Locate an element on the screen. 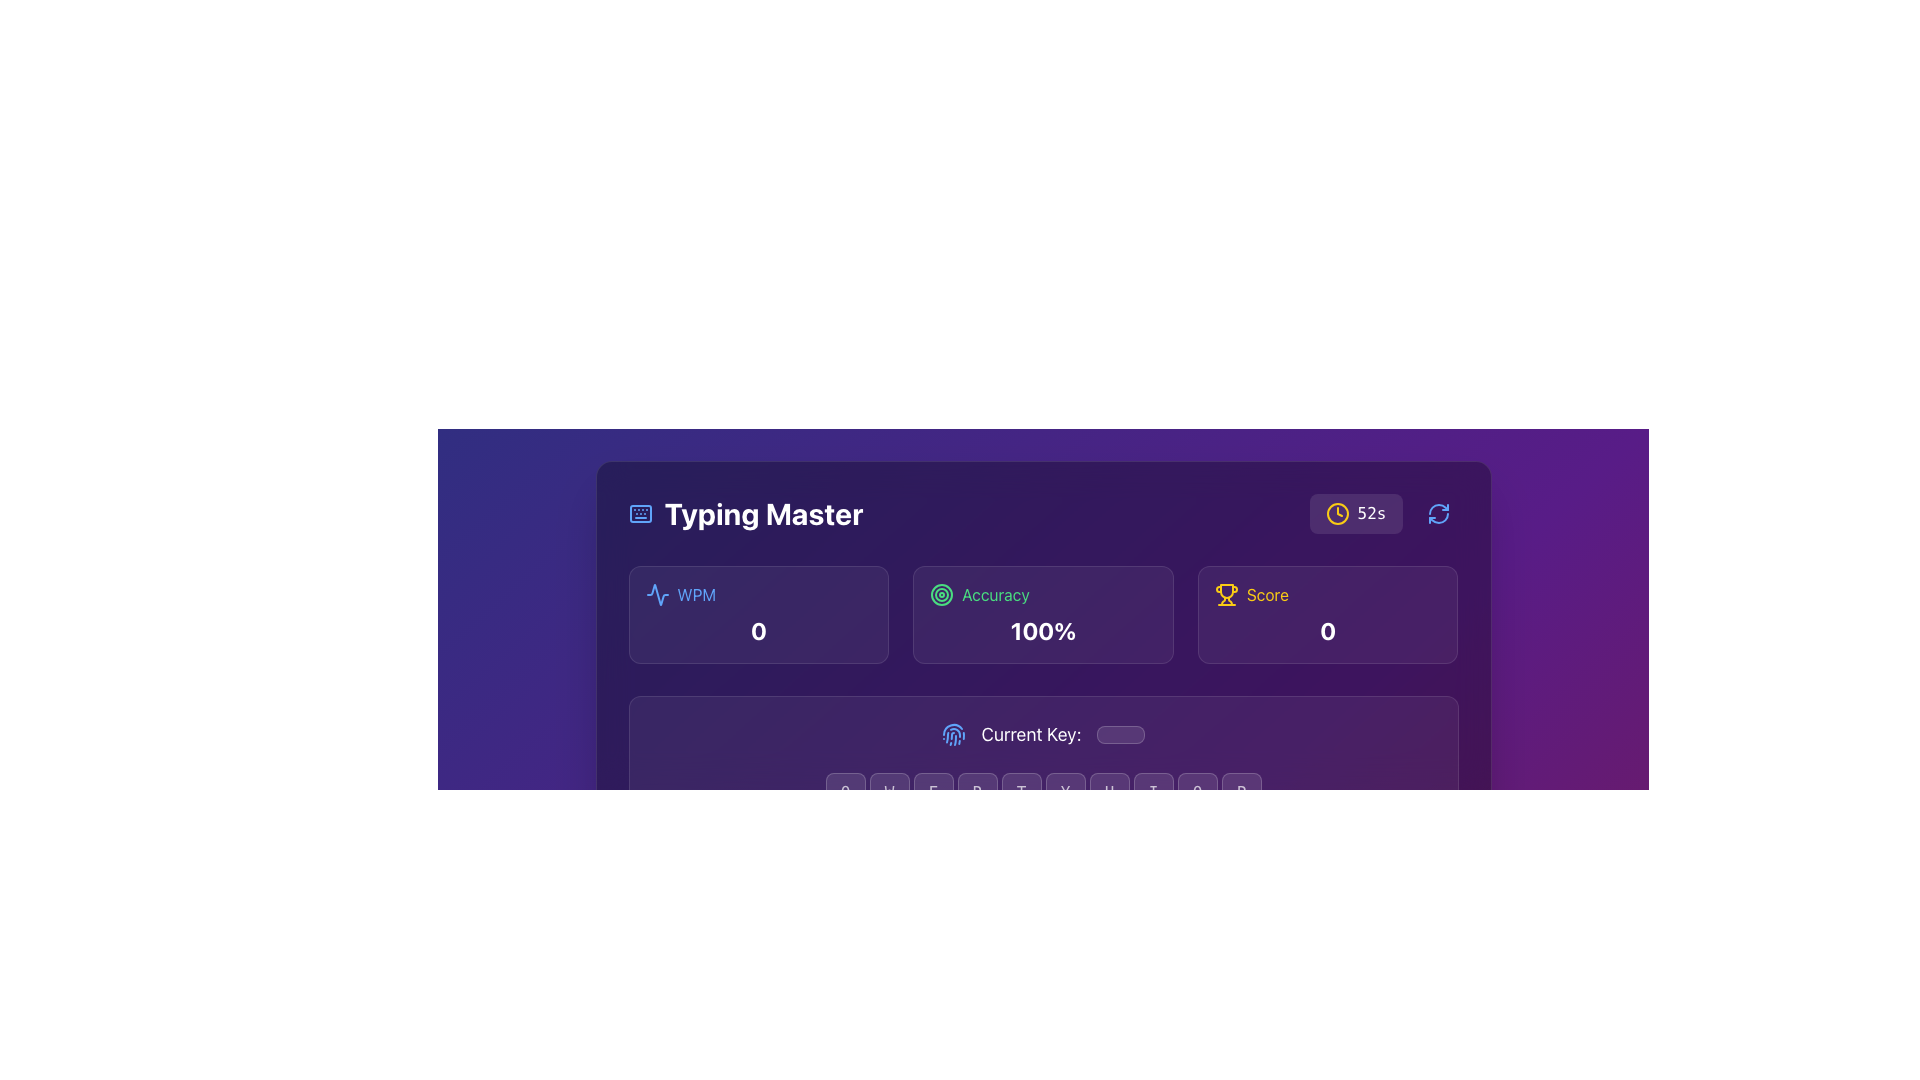 Image resolution: width=1920 pixels, height=1080 pixels. the static text display showing '100%' which is located under the 'Accuracy' label and next to a target icon is located at coordinates (1042, 631).